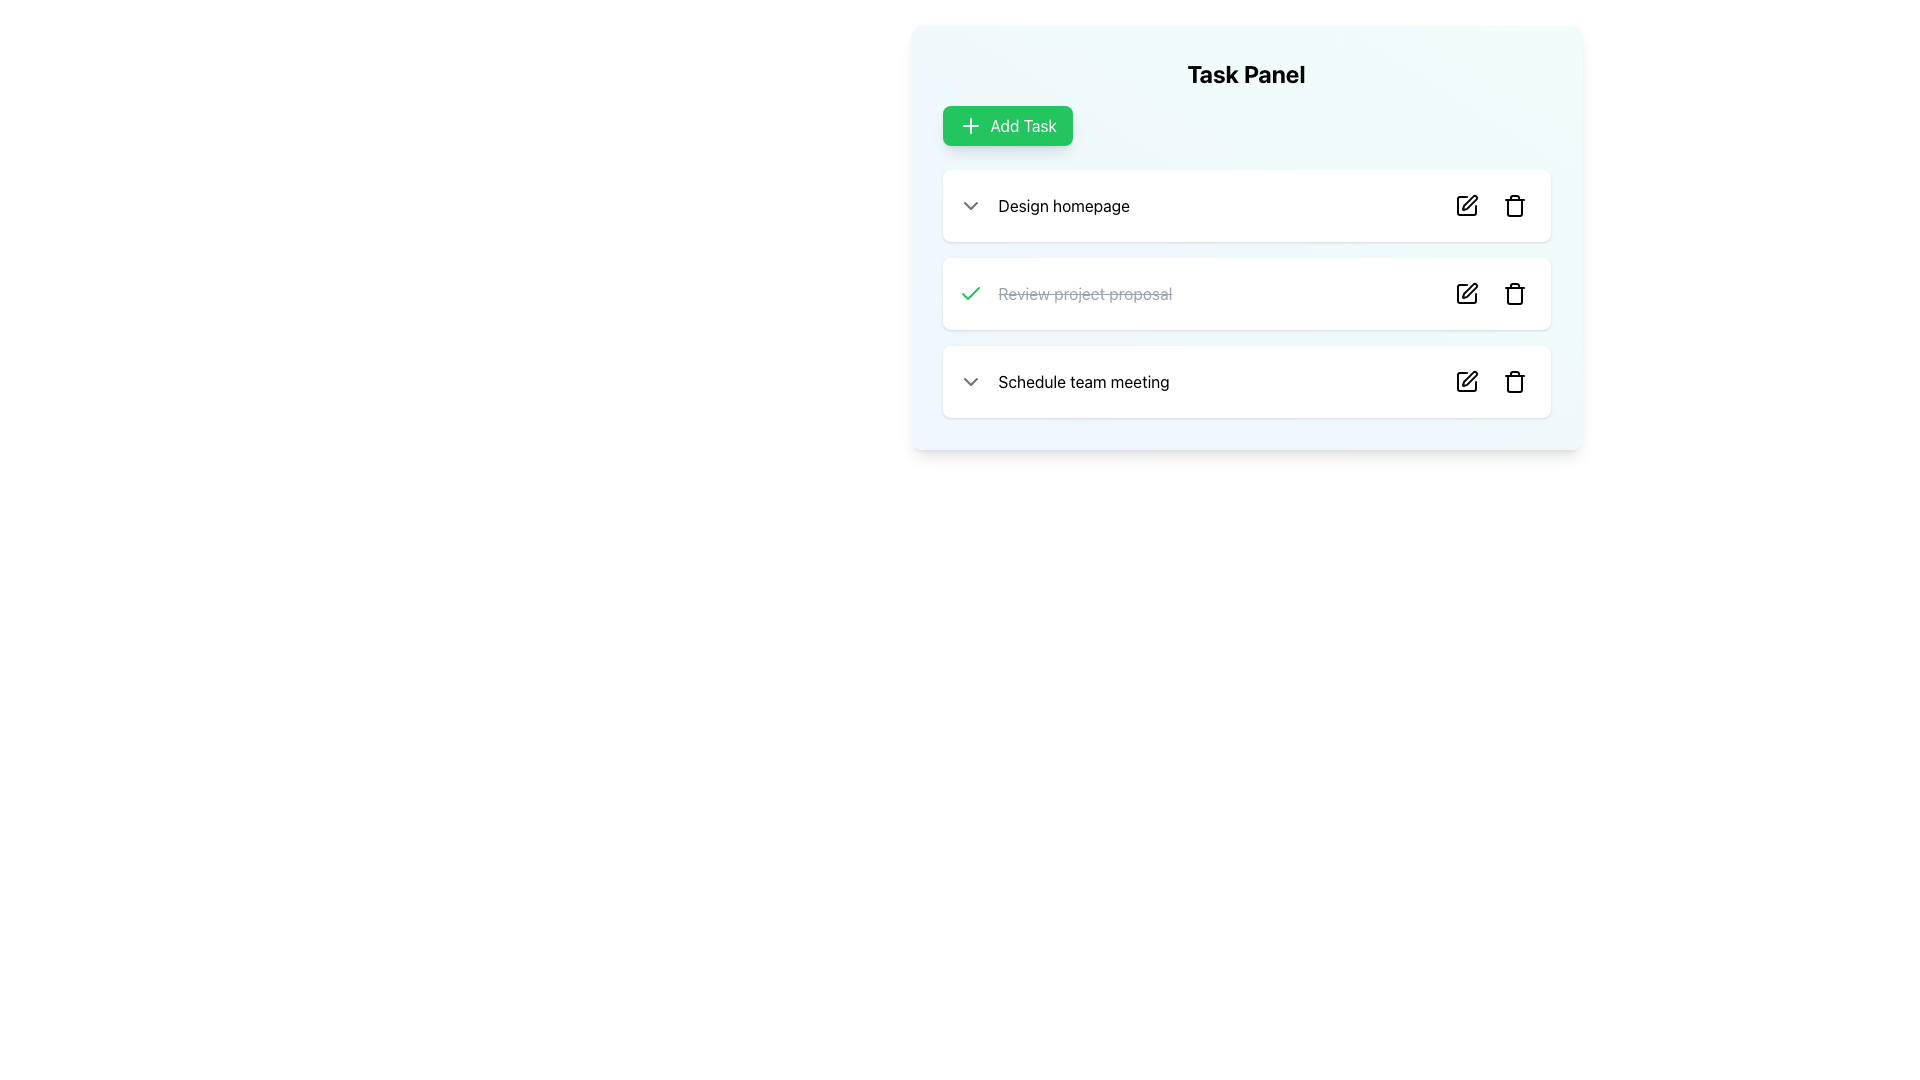 This screenshot has width=1920, height=1080. What do you see at coordinates (1064, 293) in the screenshot?
I see `the text label that reads 'Review project proposal' with a line-through style, indicating it as completed, located in the task panel between 'Design homepage' and 'Schedule team meeting.'` at bounding box center [1064, 293].